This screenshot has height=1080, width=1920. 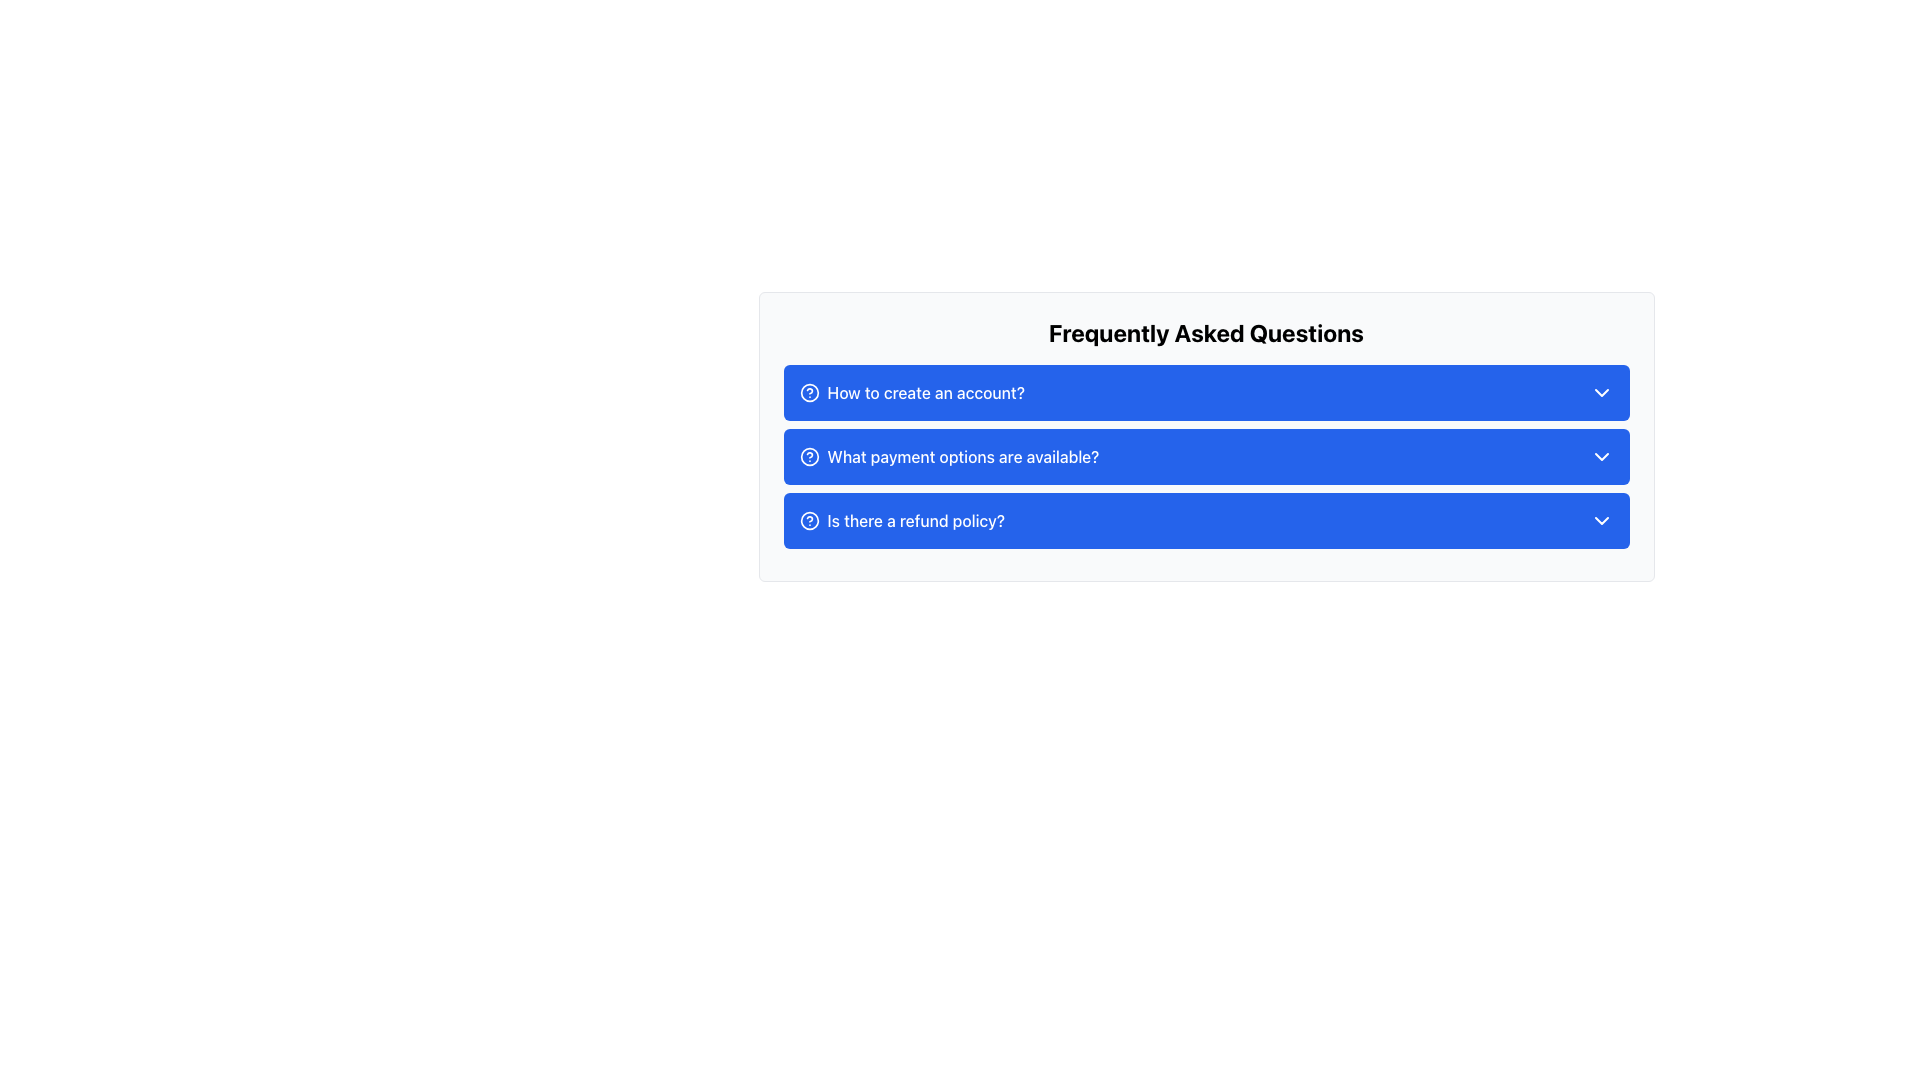 What do you see at coordinates (1601, 456) in the screenshot?
I see `the right-aligned chevron-down icon that toggles the dropdown menu for the 'What payment options are available?' question` at bounding box center [1601, 456].